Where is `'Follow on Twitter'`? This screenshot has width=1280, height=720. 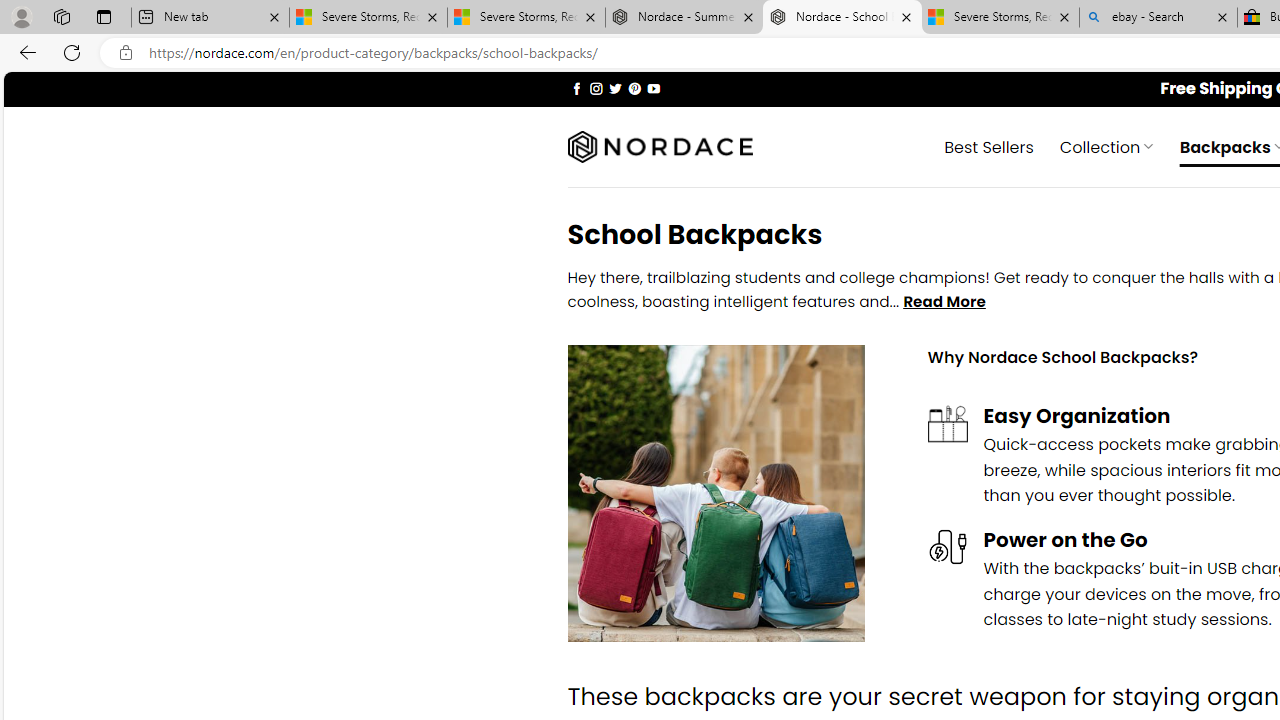 'Follow on Twitter' is located at coordinates (614, 87).